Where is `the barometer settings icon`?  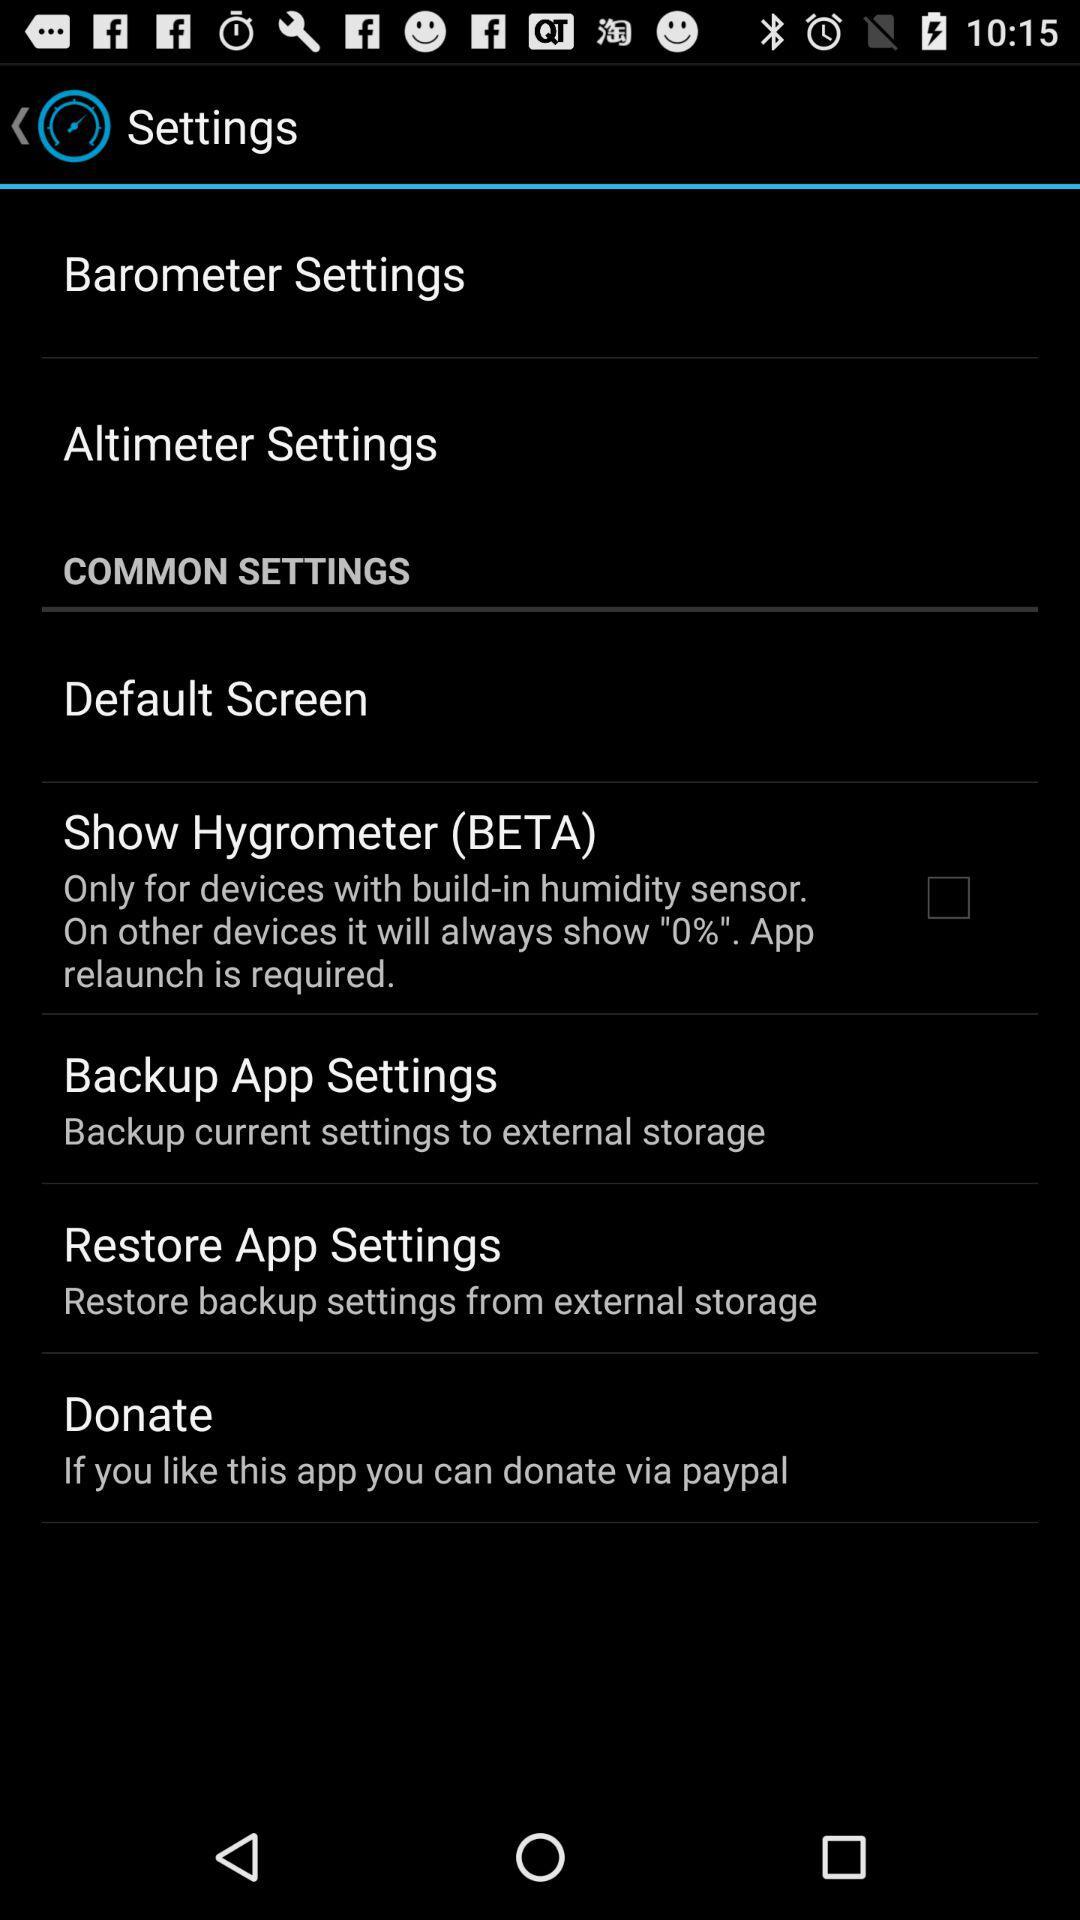
the barometer settings icon is located at coordinates (263, 271).